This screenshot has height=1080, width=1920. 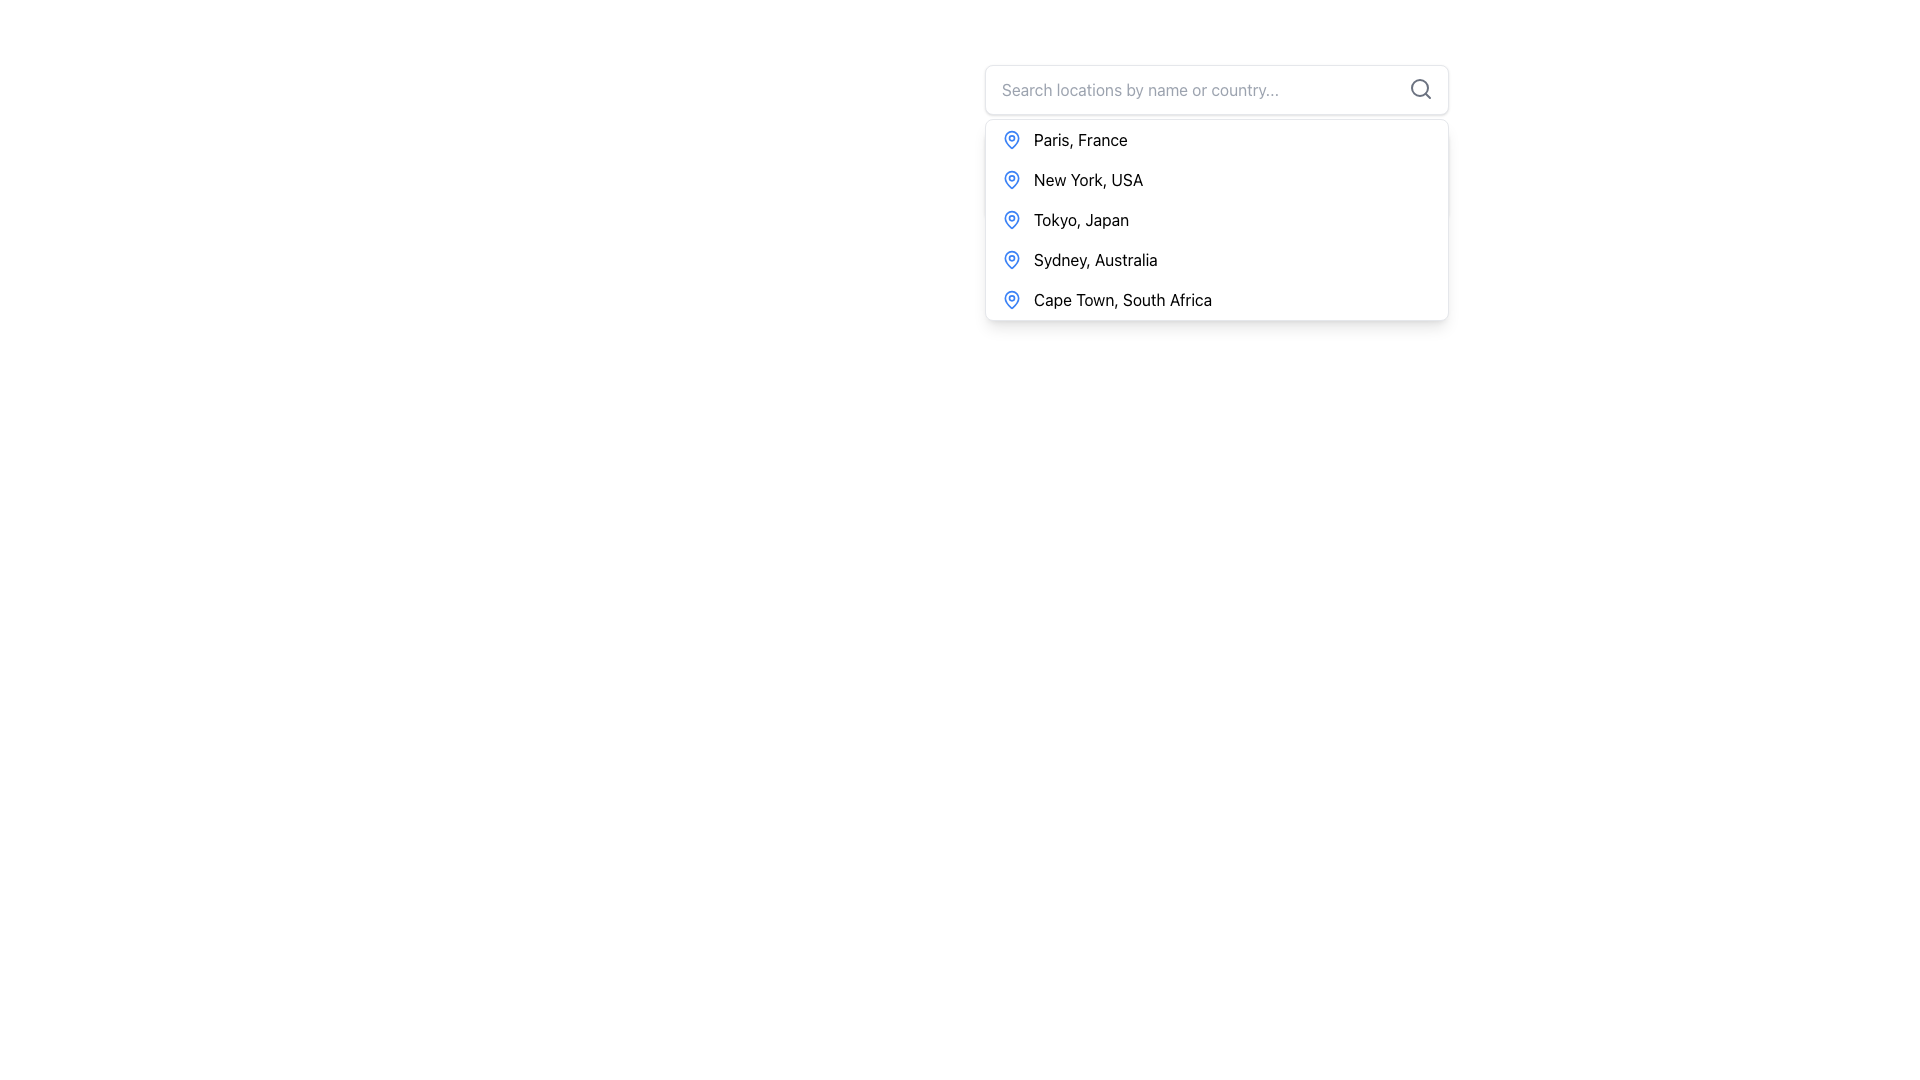 I want to click on the circular element of the magnifying glass icon located at the top-right corner of the search bar, so click(x=1419, y=87).